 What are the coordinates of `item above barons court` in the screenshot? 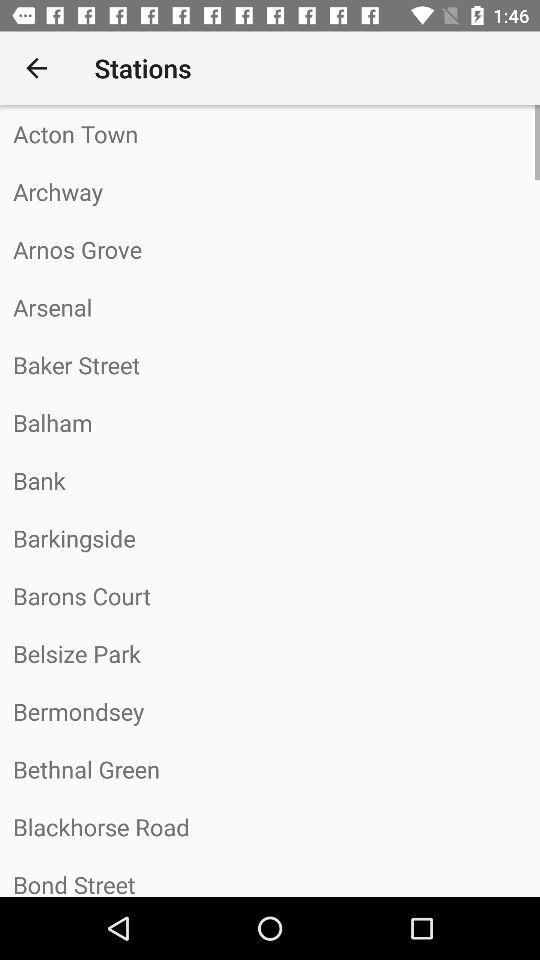 It's located at (270, 537).